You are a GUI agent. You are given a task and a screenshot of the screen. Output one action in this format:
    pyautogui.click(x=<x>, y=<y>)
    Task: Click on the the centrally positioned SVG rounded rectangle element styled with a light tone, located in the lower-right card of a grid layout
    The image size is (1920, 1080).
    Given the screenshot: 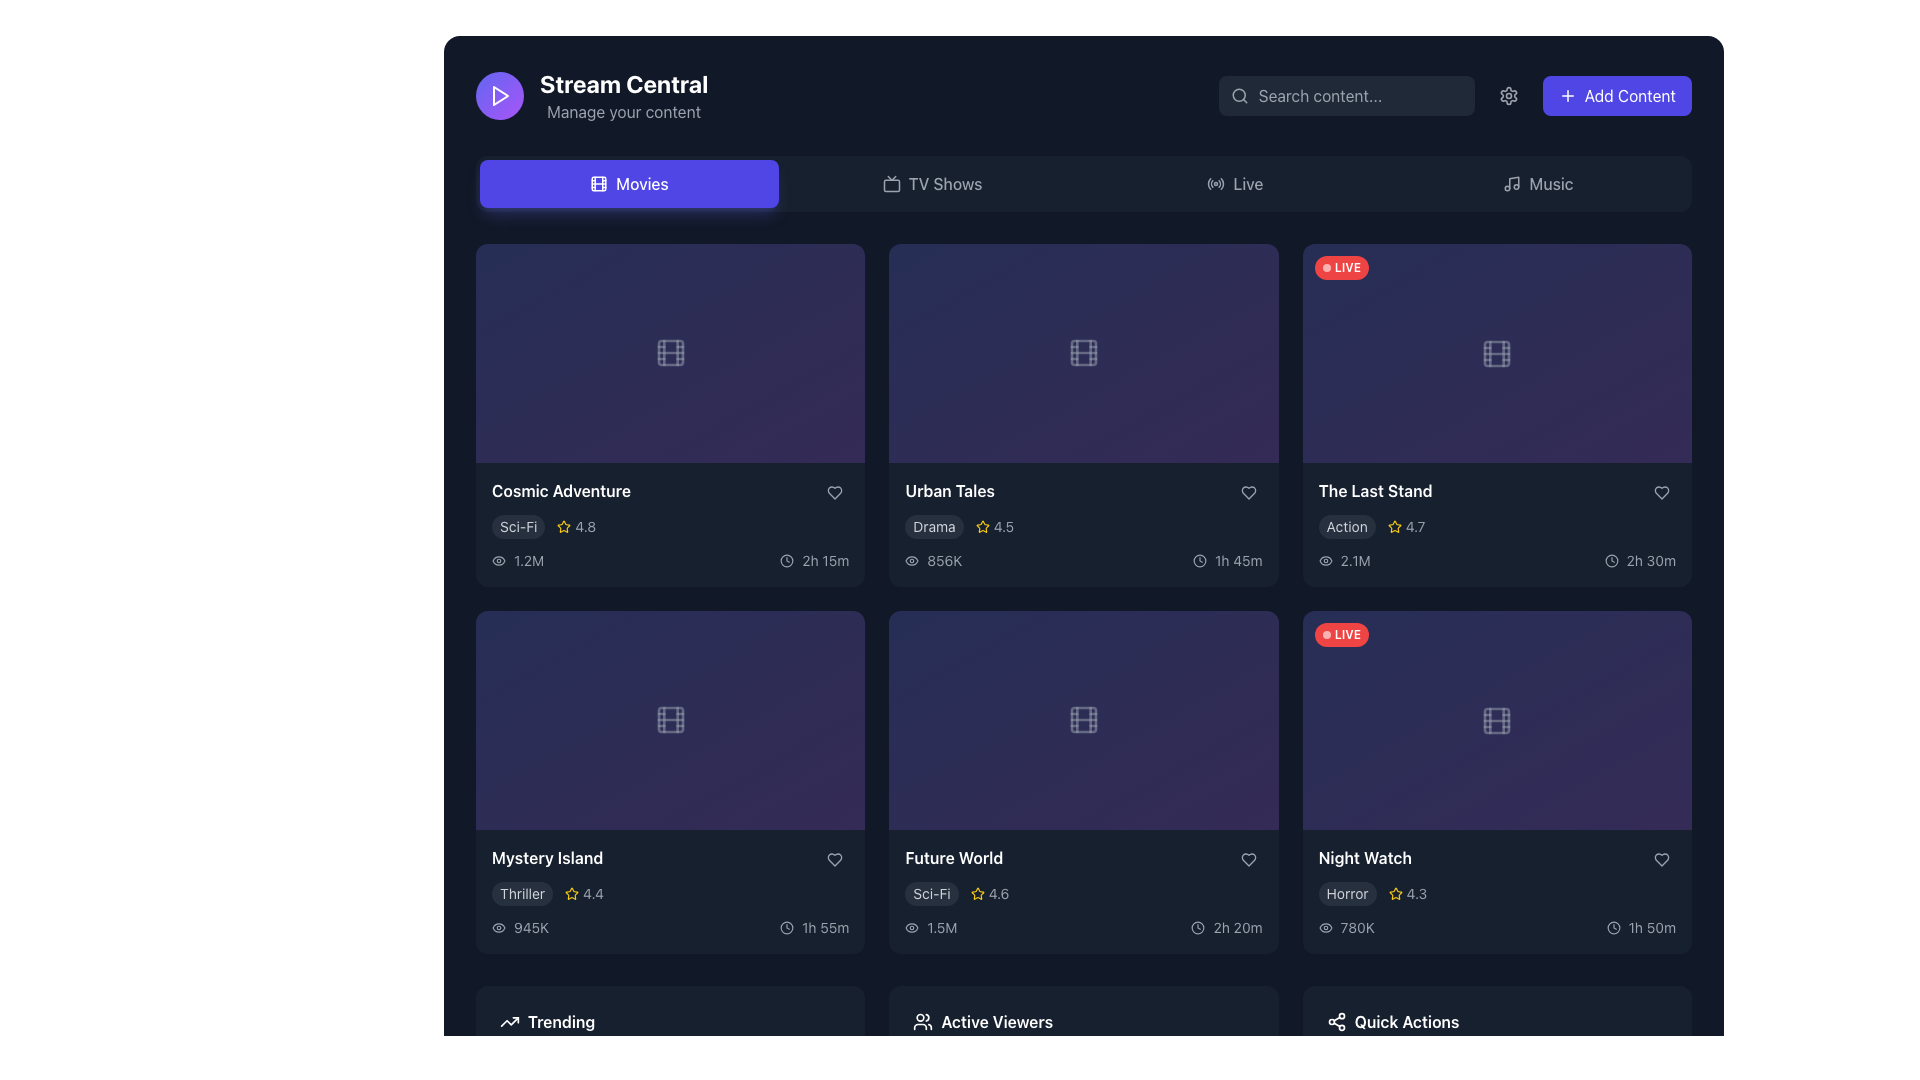 What is the action you would take?
    pyautogui.click(x=1497, y=720)
    